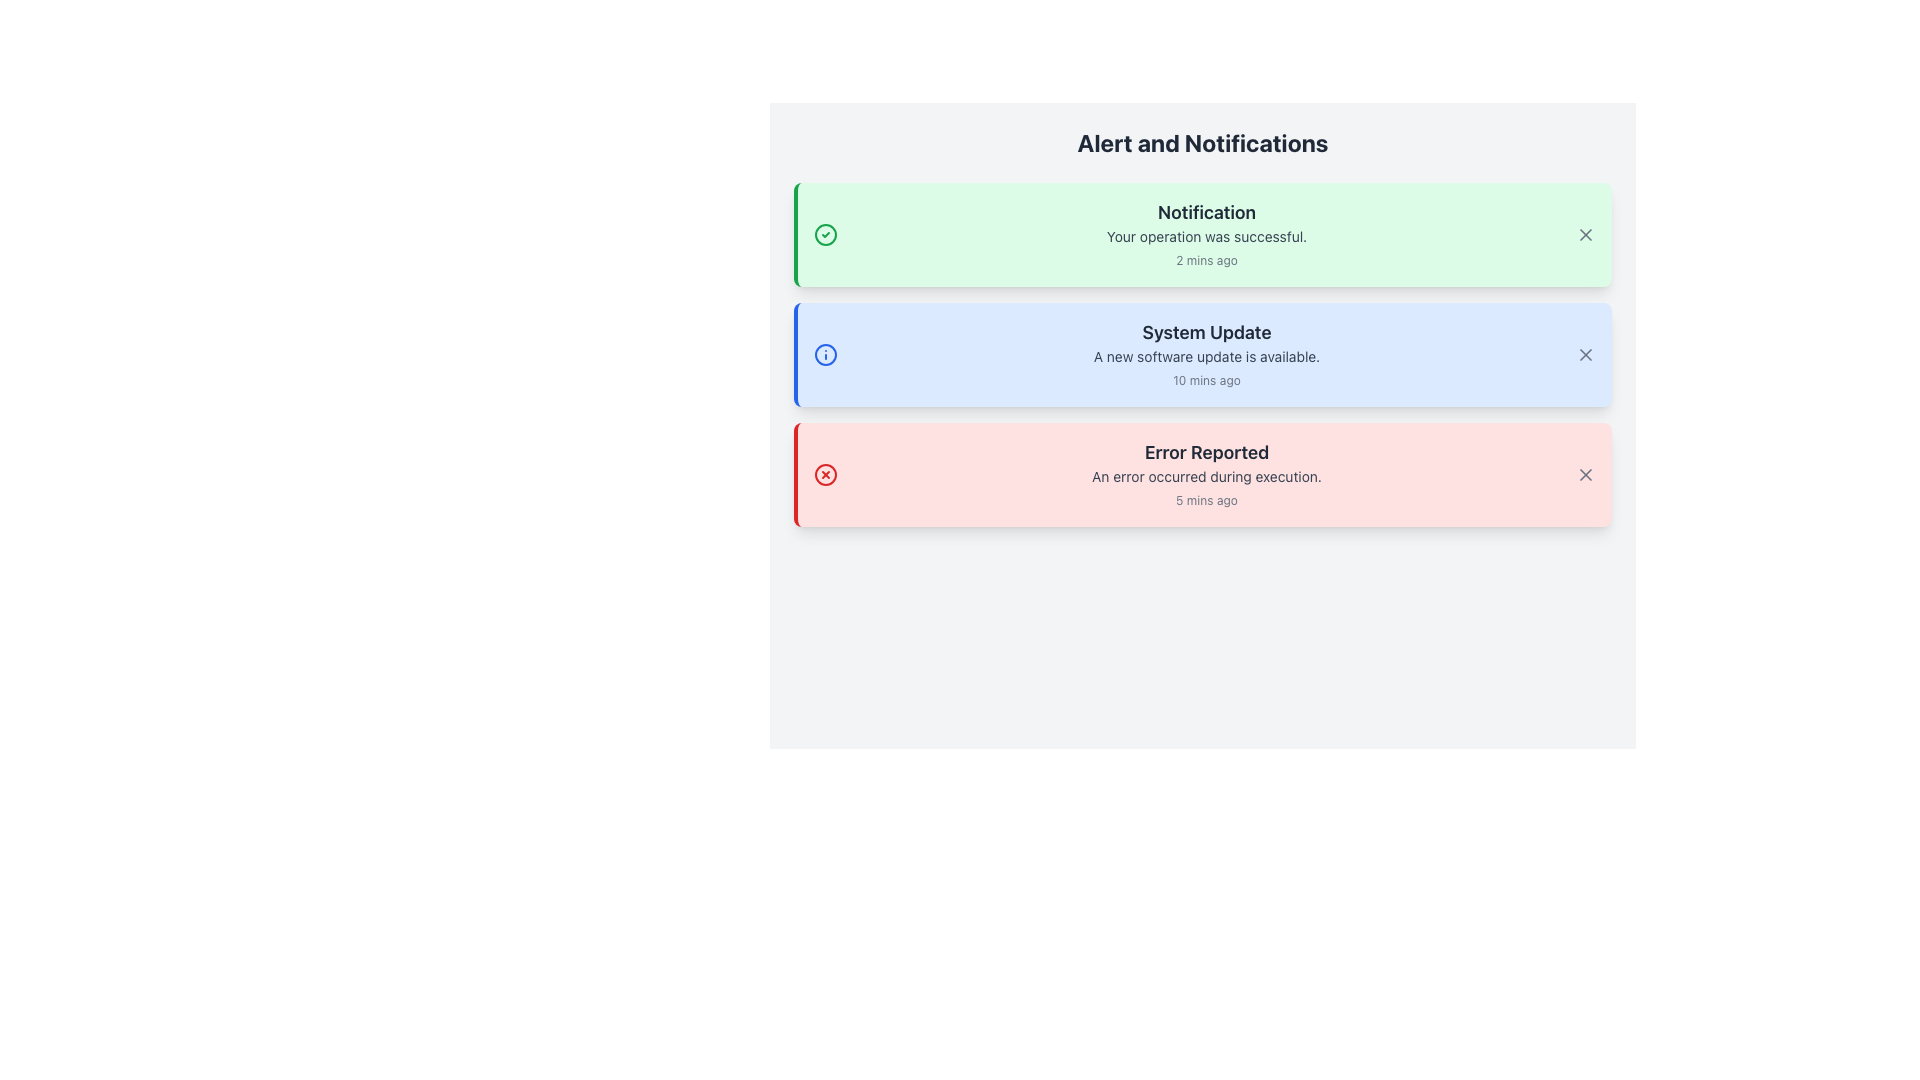 The image size is (1920, 1080). I want to click on the error indicator icon located to the left of the 'Error Reported' header within the notification card, so click(825, 474).